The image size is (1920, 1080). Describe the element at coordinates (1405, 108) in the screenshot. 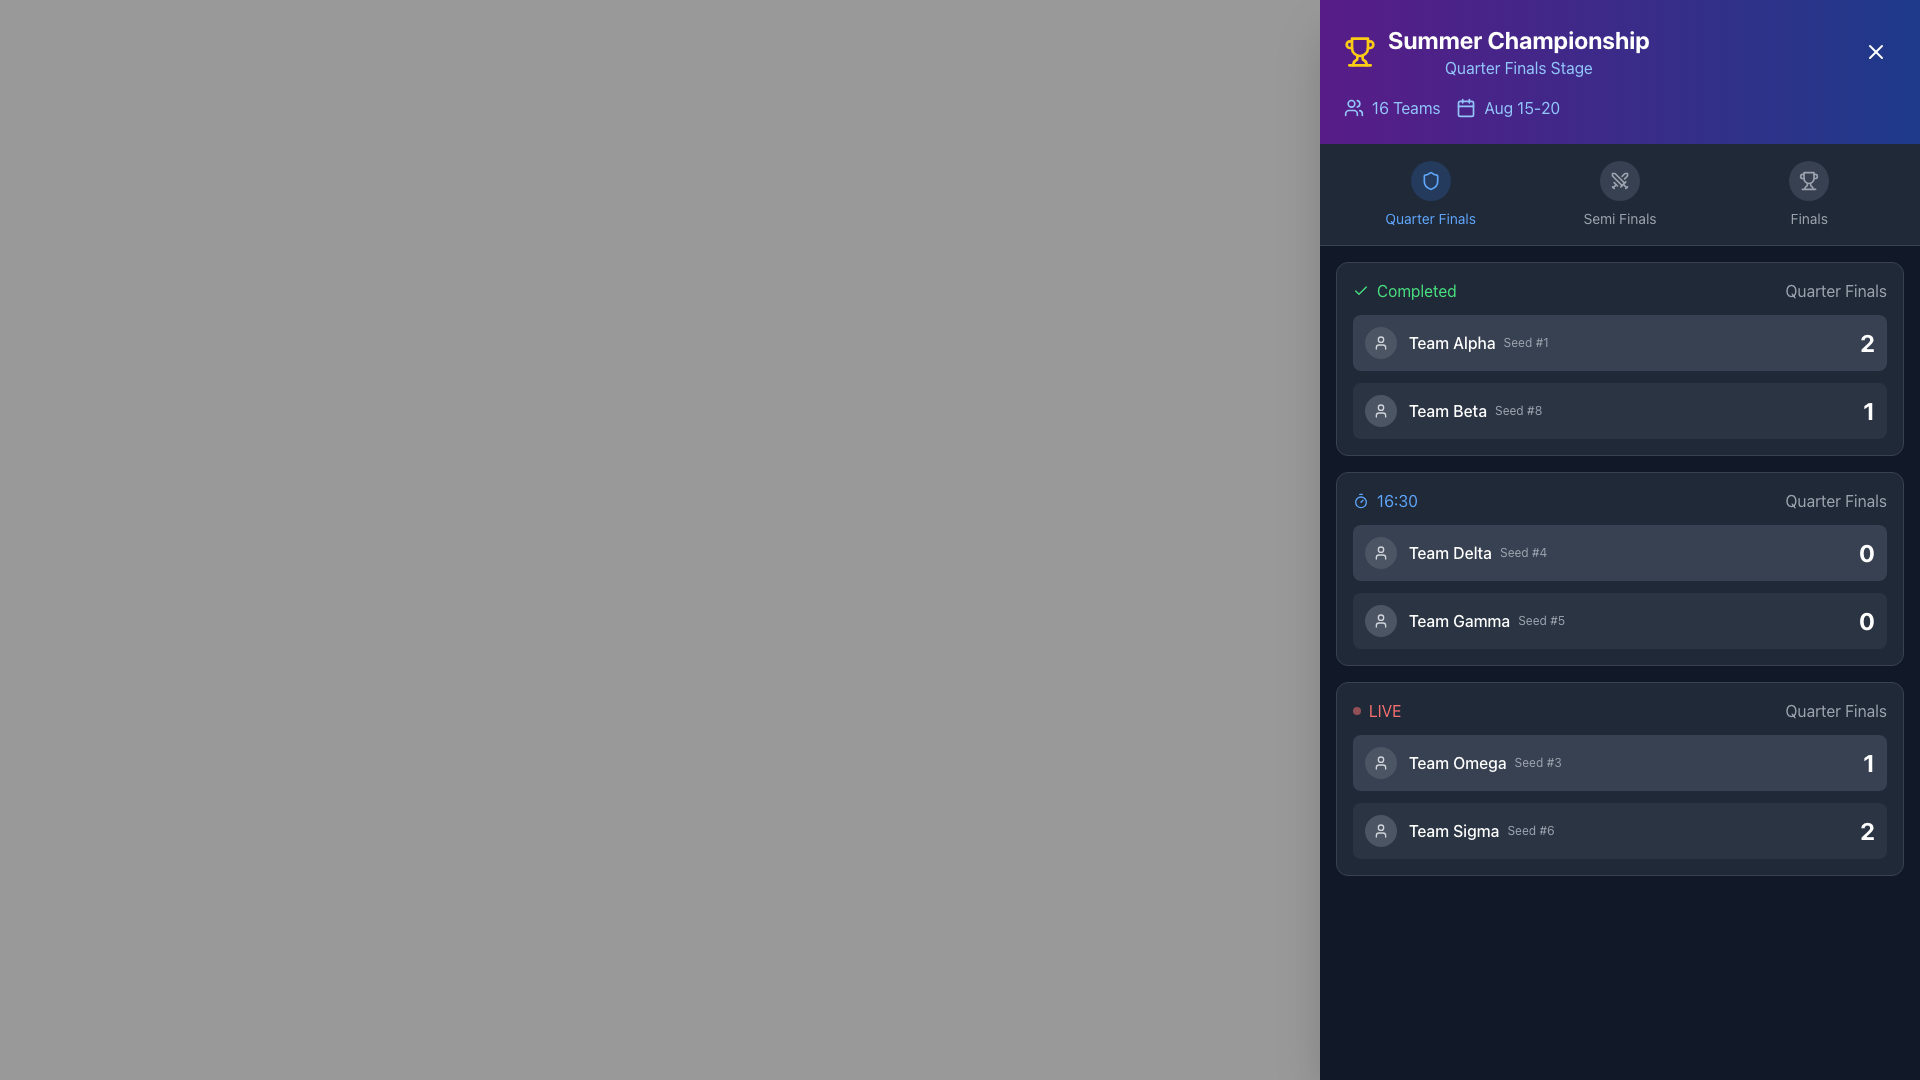

I see `the text label displaying '16 Teams' in a light blue font on a dark purple background, centrally positioned in the header area of the interface` at that location.